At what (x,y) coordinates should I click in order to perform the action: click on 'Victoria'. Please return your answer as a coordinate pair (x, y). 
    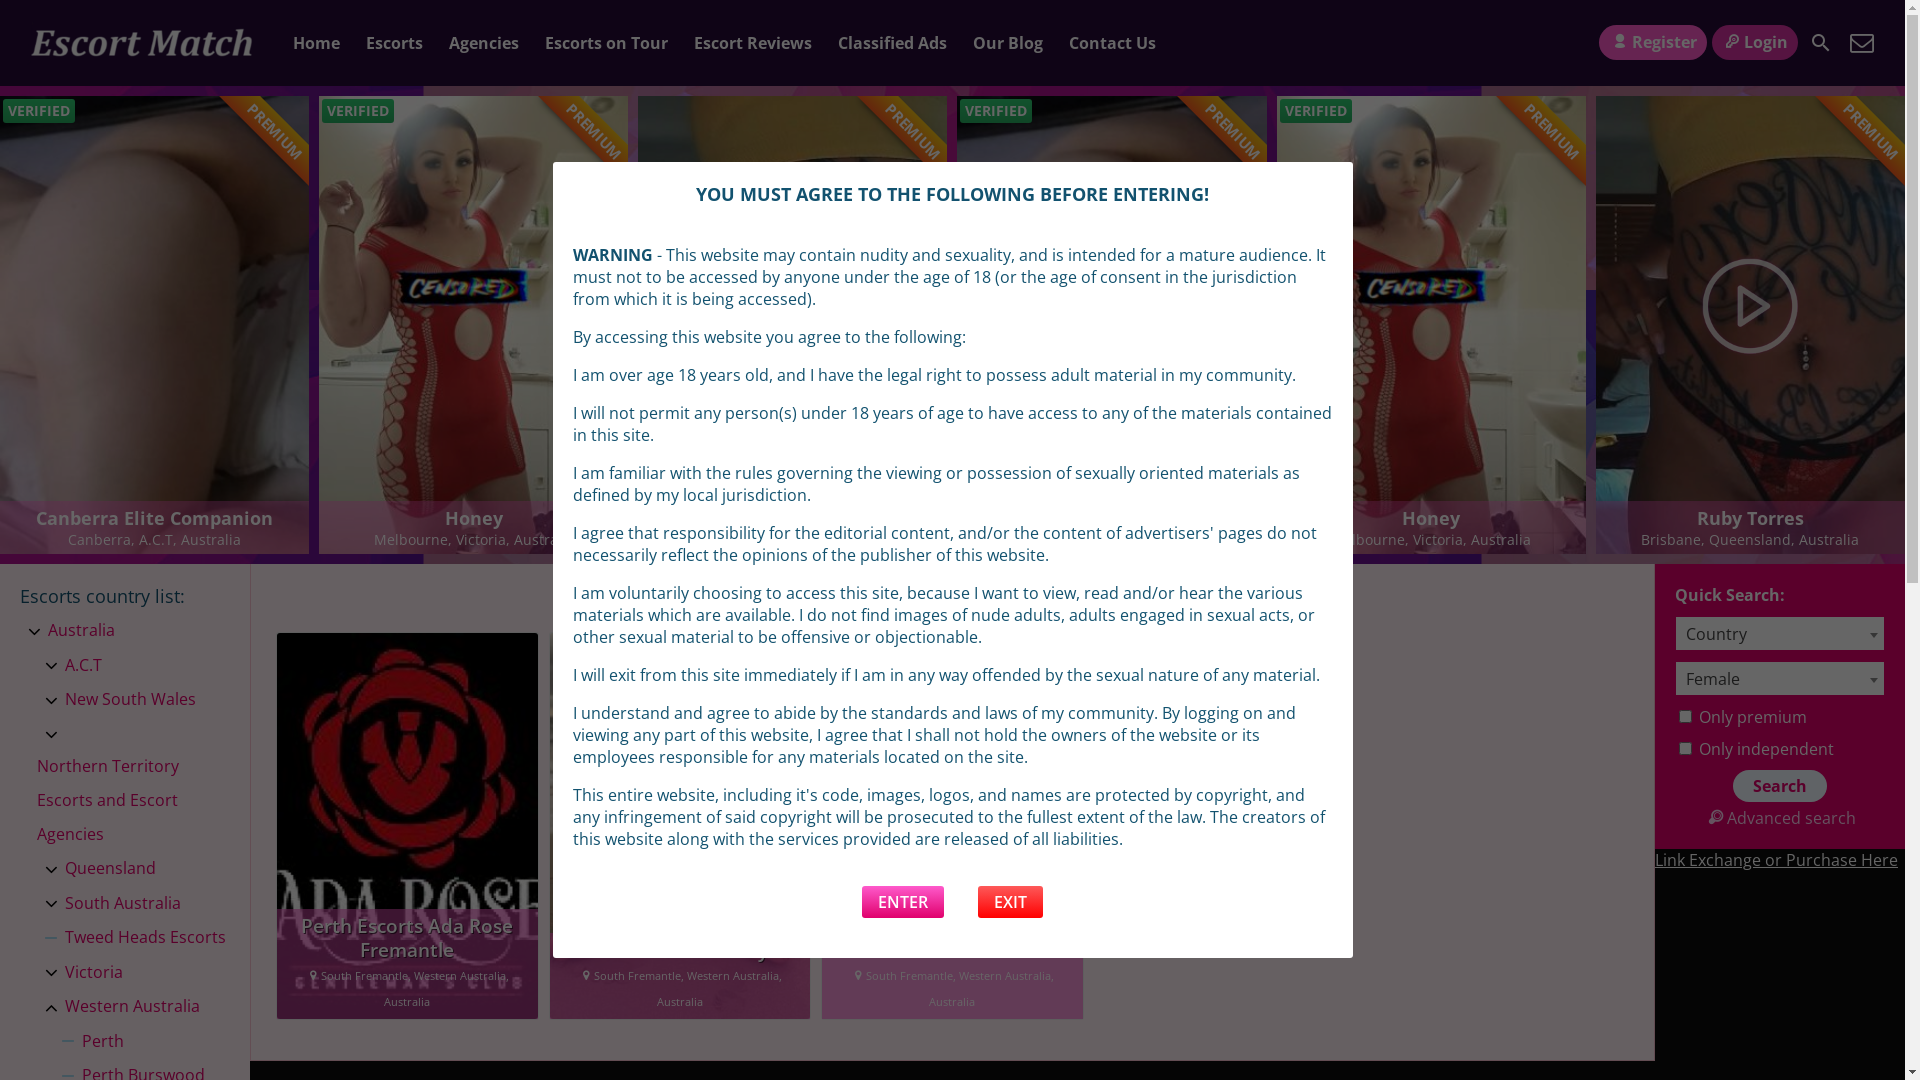
    Looking at the image, I should click on (93, 971).